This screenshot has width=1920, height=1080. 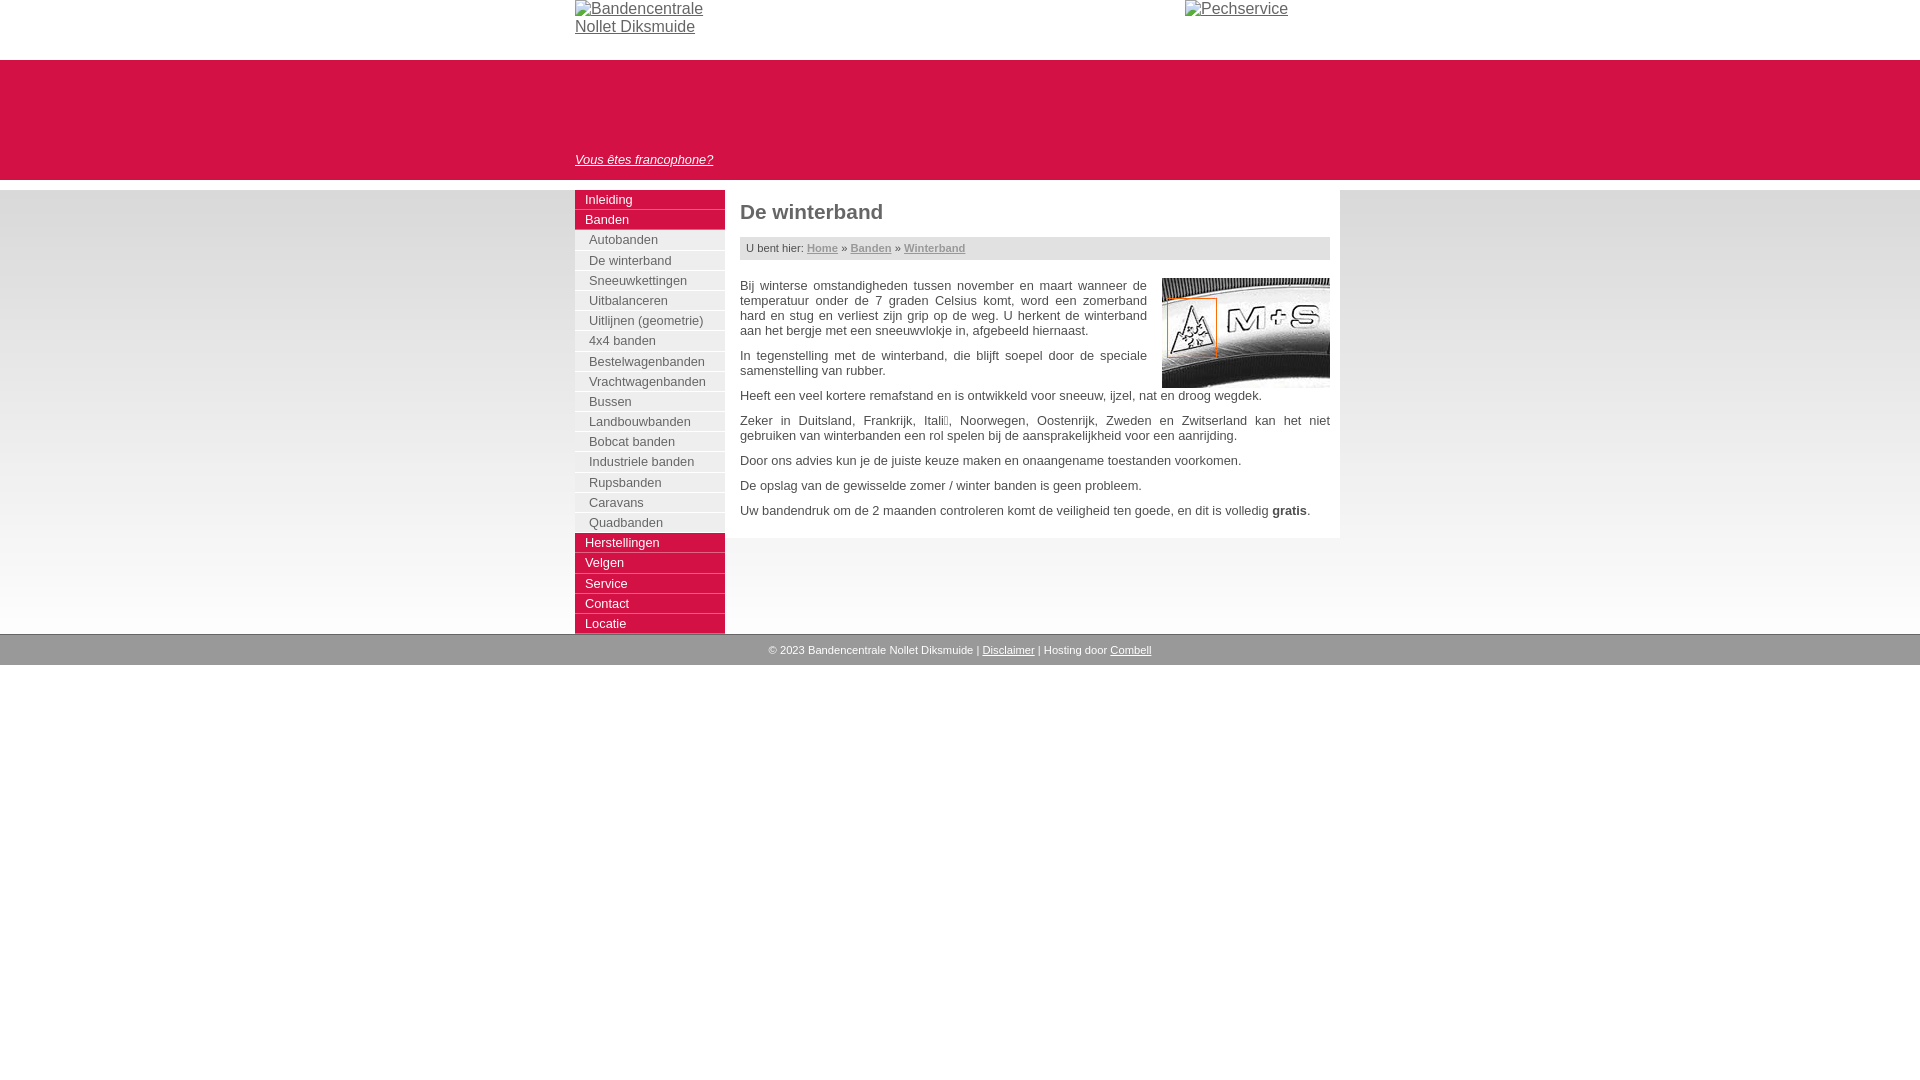 I want to click on 'Industriele banden', so click(x=652, y=462).